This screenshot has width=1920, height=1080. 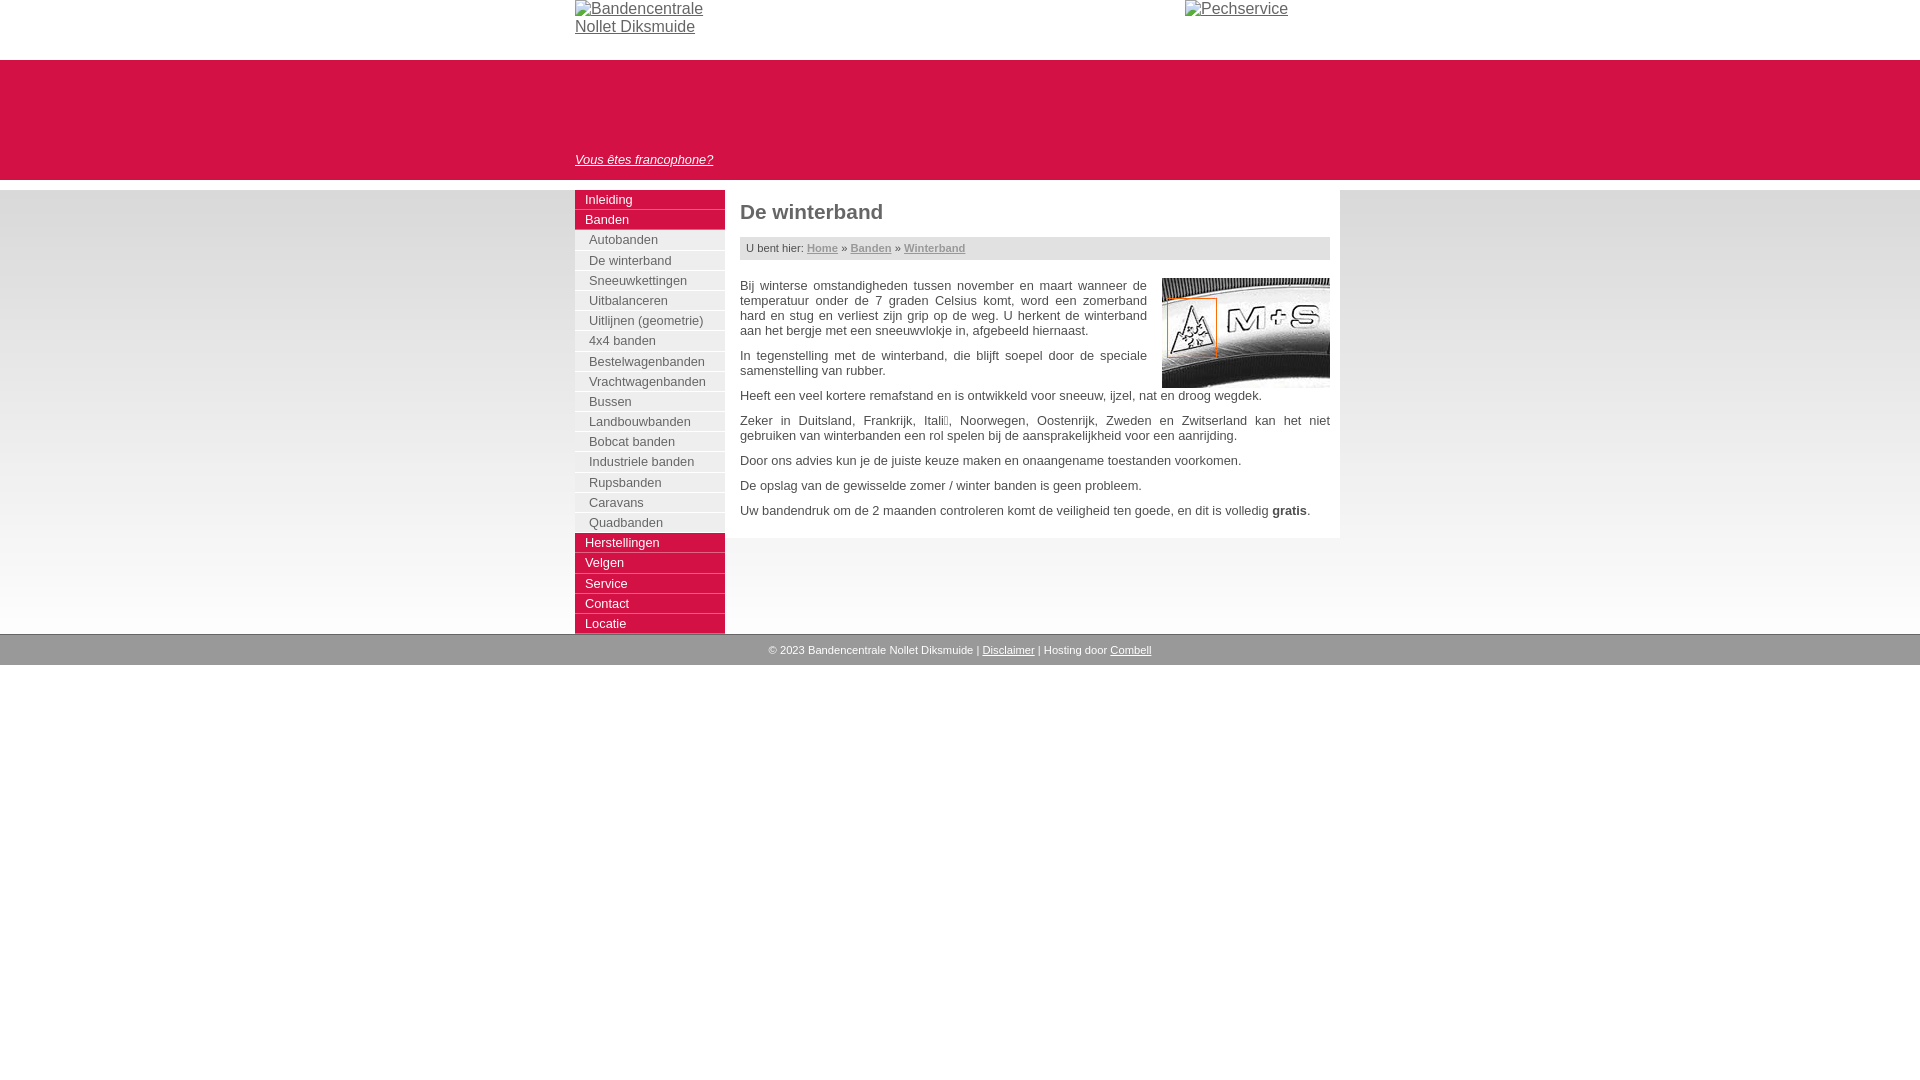 I want to click on 'Industriele banden', so click(x=652, y=462).